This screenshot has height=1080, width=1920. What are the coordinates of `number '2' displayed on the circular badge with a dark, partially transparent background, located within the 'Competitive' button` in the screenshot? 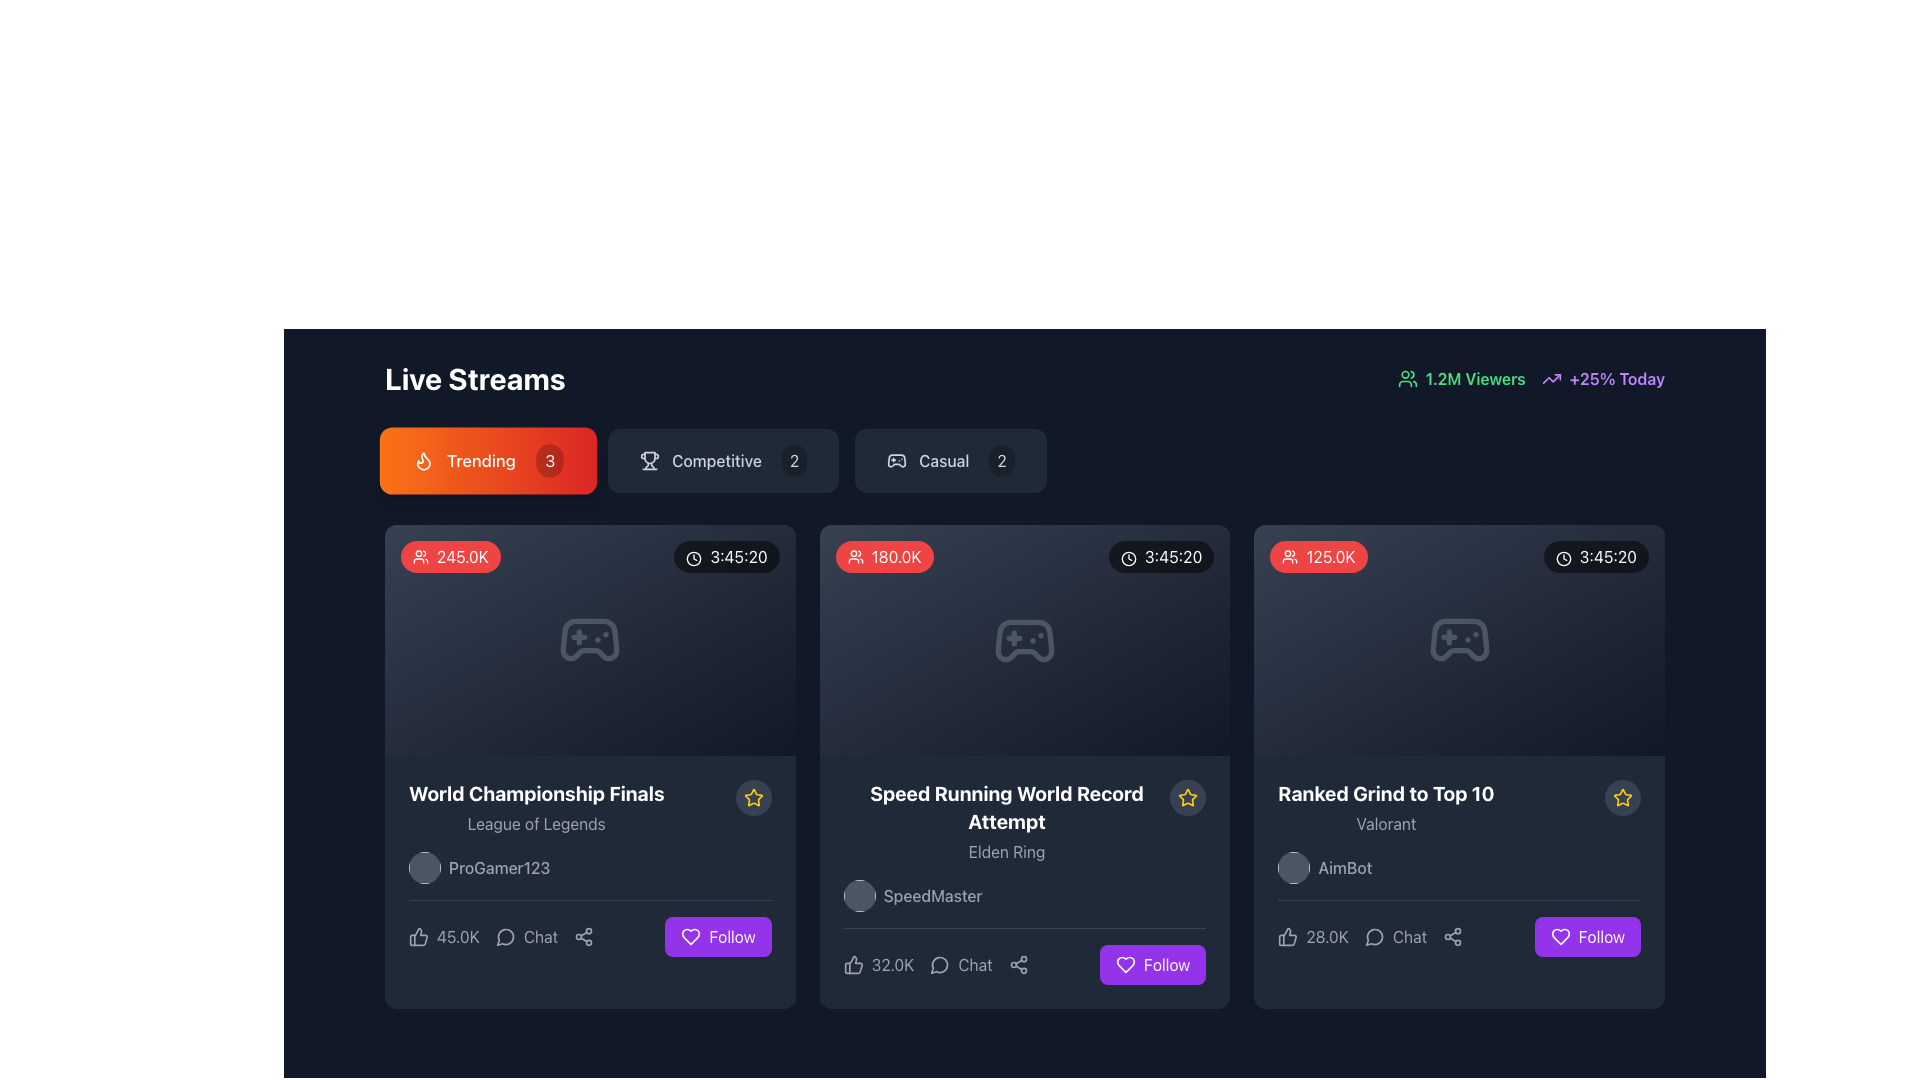 It's located at (793, 461).